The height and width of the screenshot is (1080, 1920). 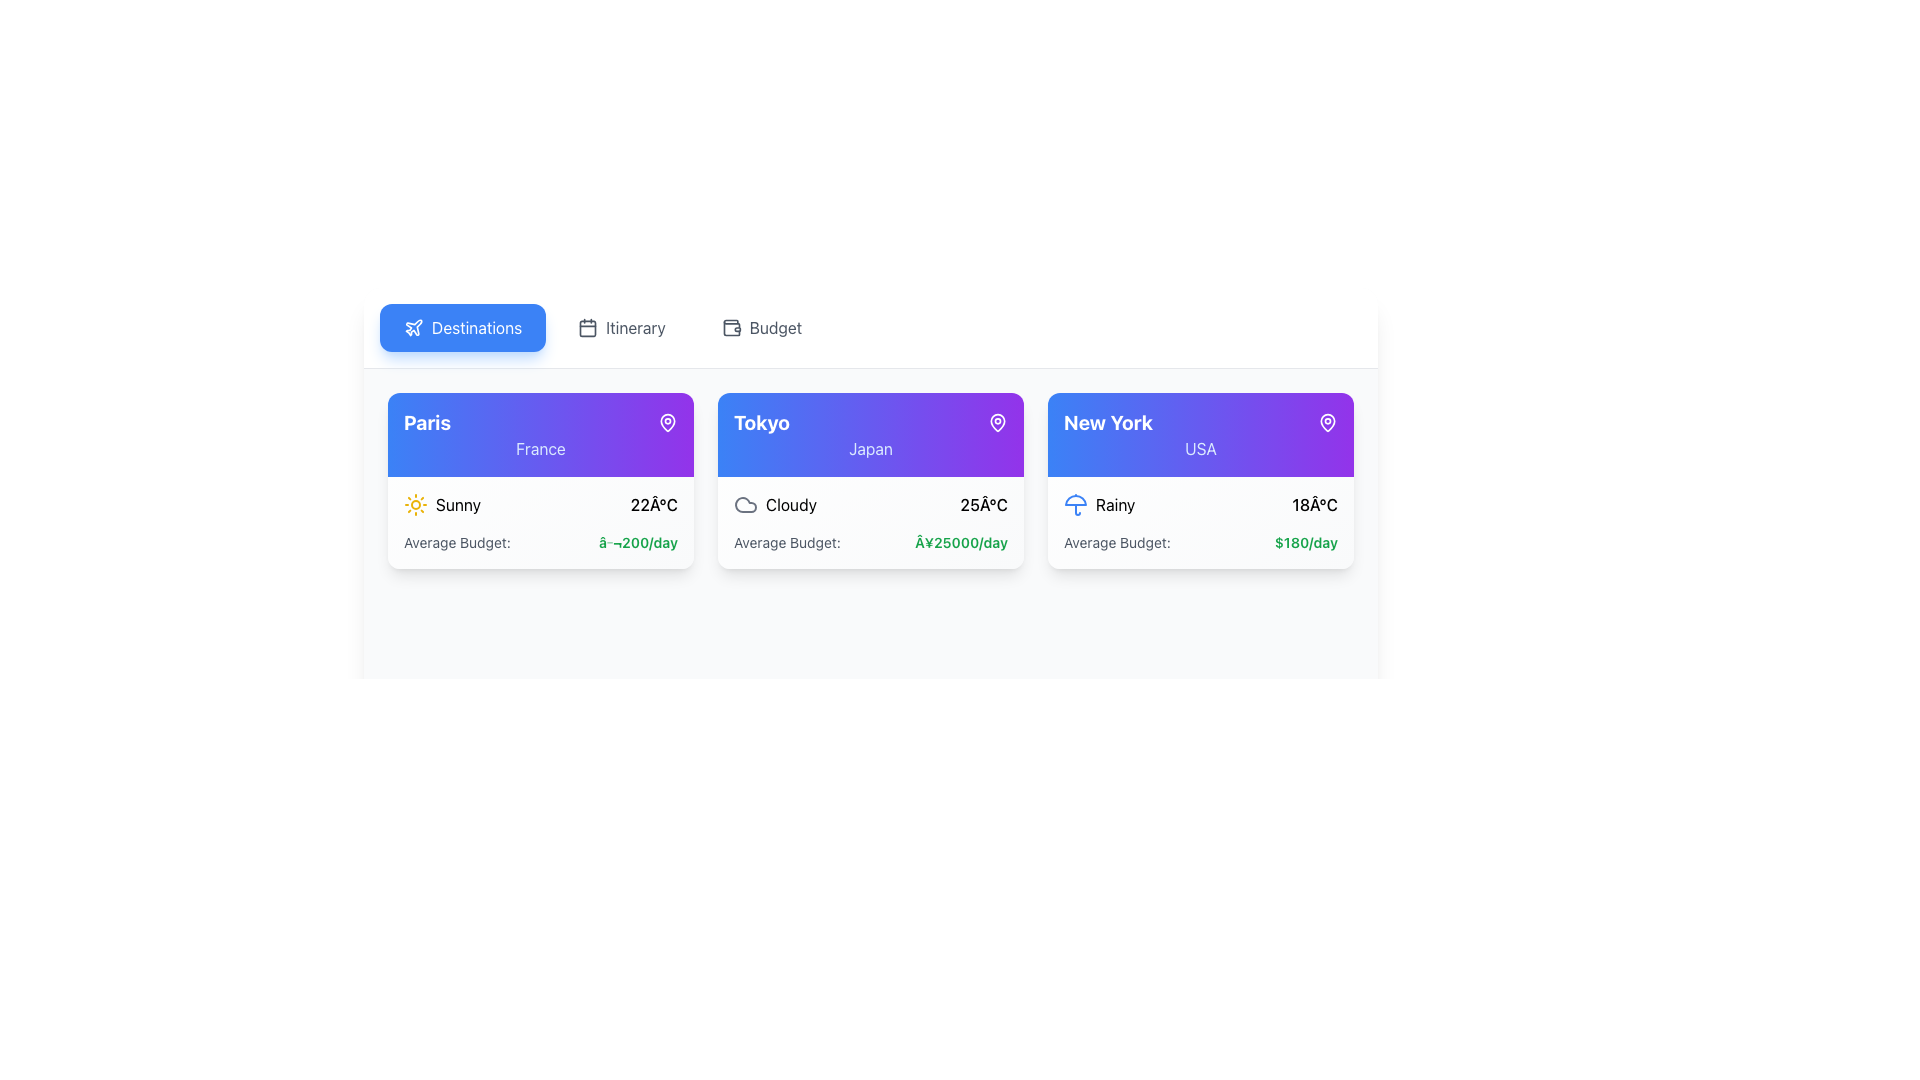 What do you see at coordinates (961, 543) in the screenshot?
I see `text from the Text Label displaying '¥25000/day', which is styled in green and bold, located to the right of 'Average Budget:' on the budget card for Tokyo` at bounding box center [961, 543].